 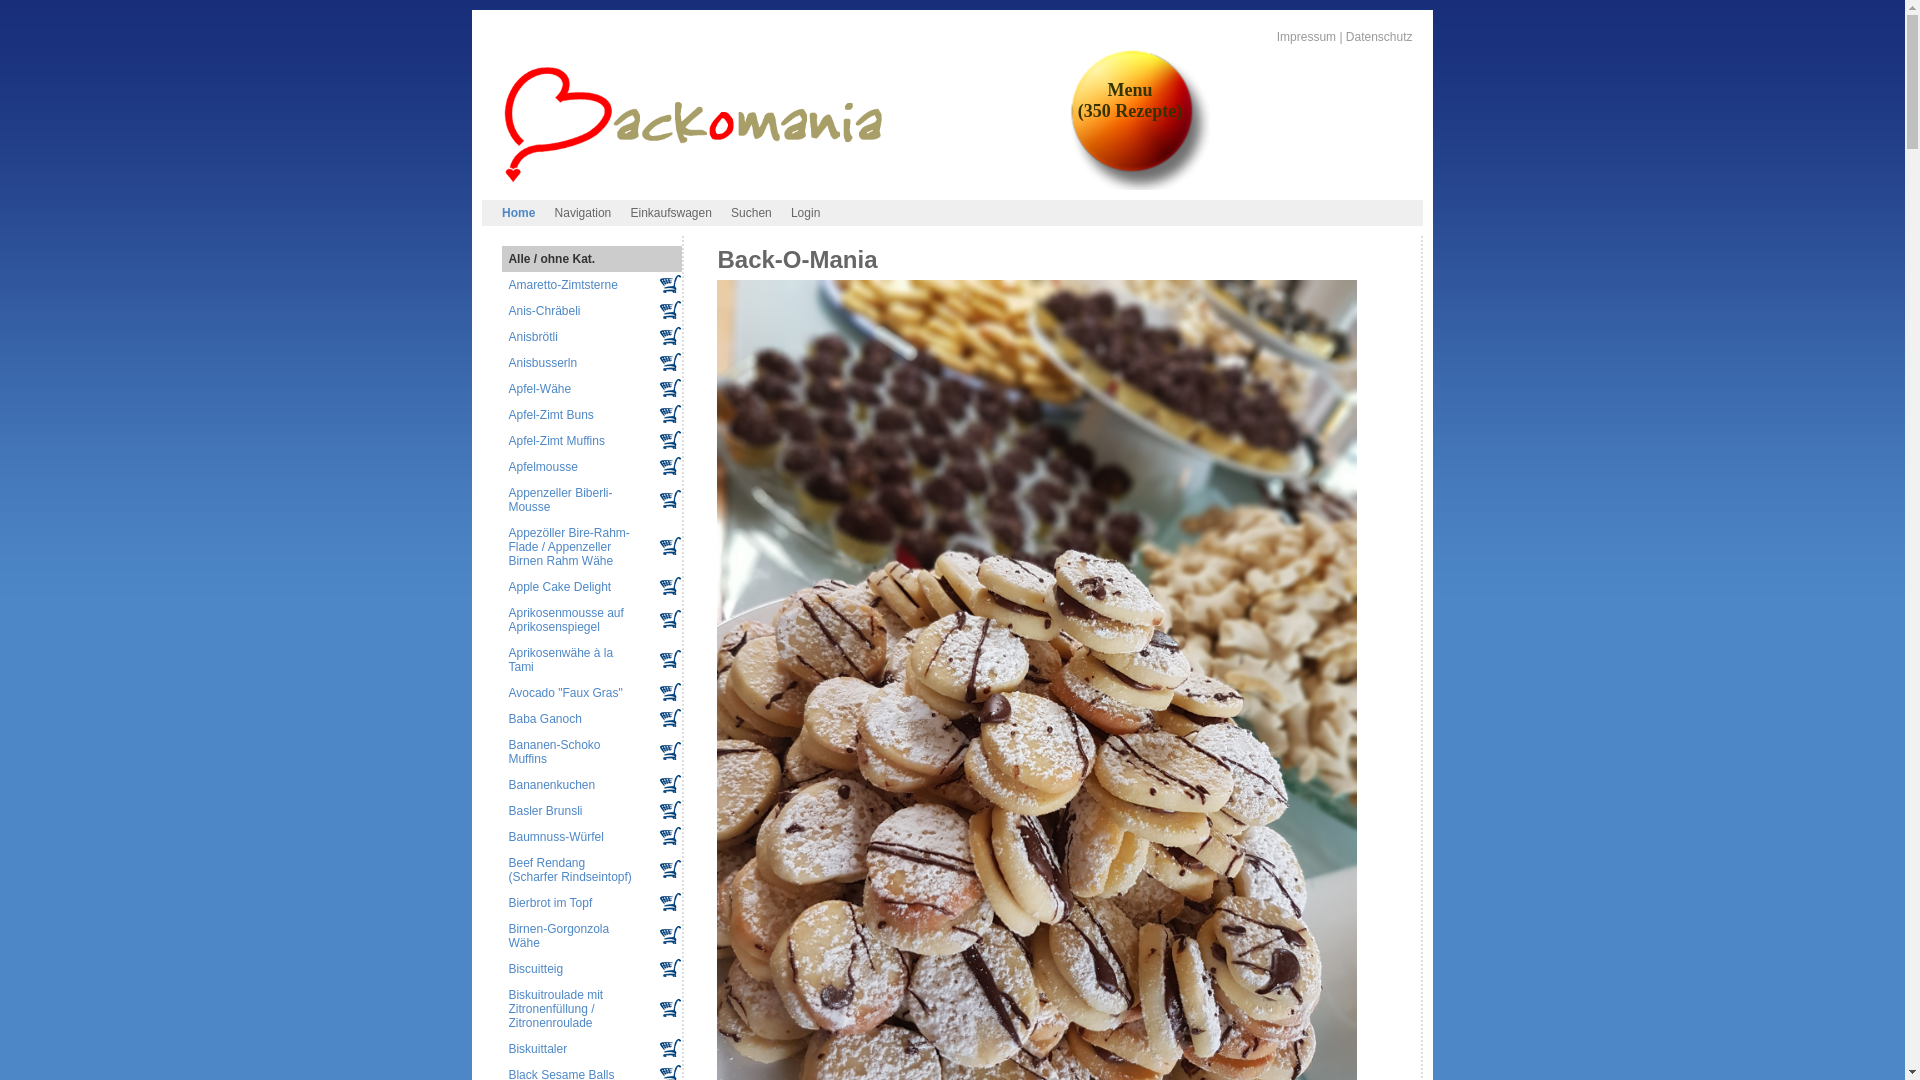 What do you see at coordinates (564, 692) in the screenshot?
I see `'Avocado "Faux Gras"'` at bounding box center [564, 692].